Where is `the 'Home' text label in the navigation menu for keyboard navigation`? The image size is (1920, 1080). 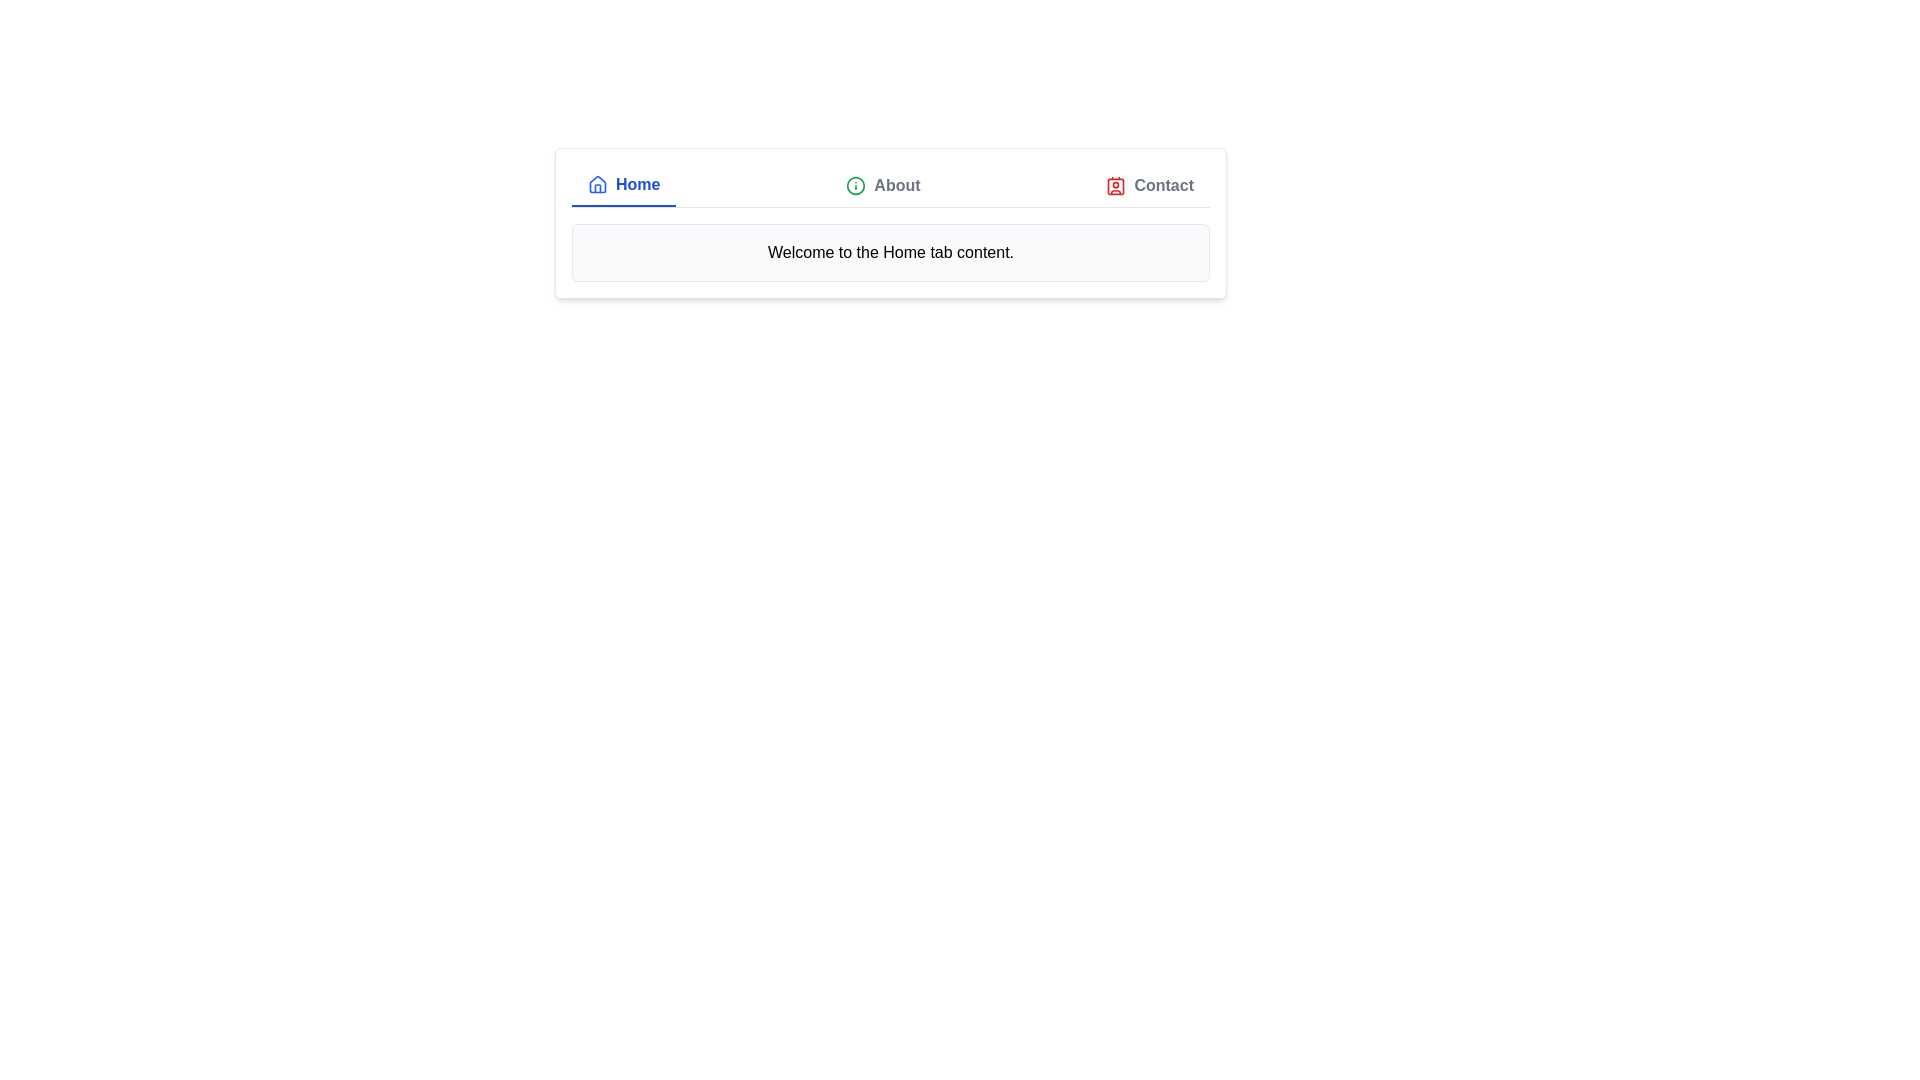
the 'Home' text label in the navigation menu for keyboard navigation is located at coordinates (637, 185).